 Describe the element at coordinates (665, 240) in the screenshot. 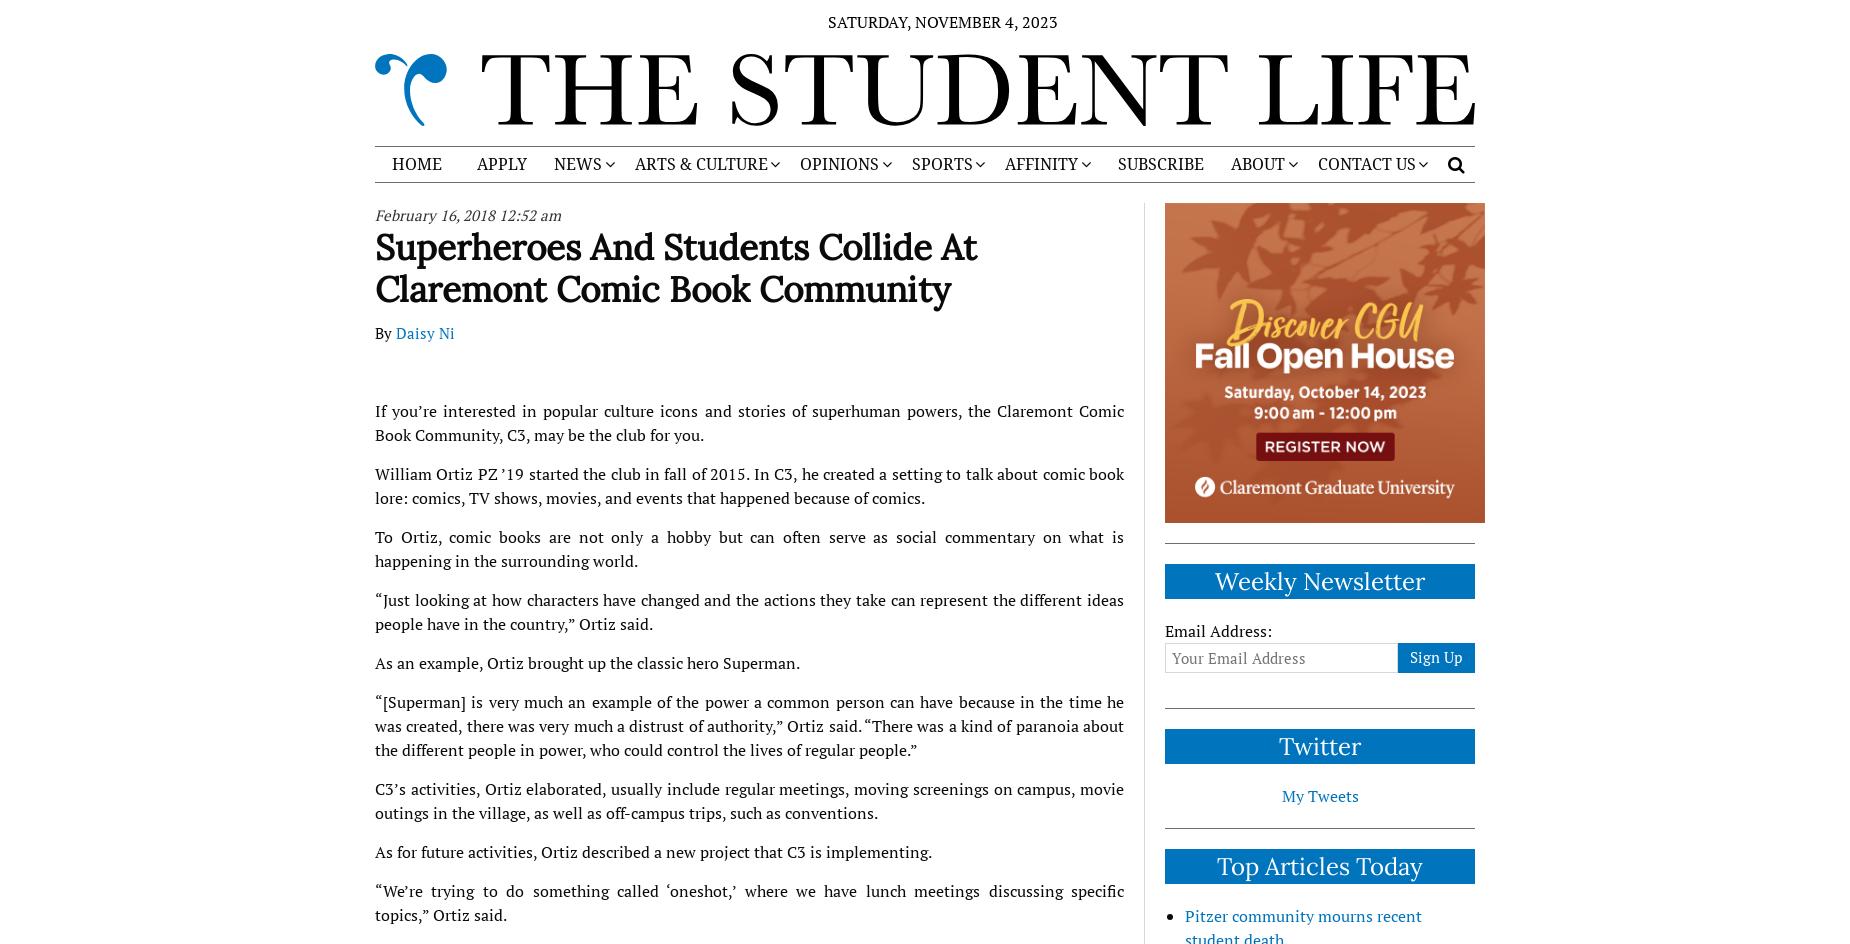

I see `'CLAREMONT MCKENNA COLLEGE'` at that location.